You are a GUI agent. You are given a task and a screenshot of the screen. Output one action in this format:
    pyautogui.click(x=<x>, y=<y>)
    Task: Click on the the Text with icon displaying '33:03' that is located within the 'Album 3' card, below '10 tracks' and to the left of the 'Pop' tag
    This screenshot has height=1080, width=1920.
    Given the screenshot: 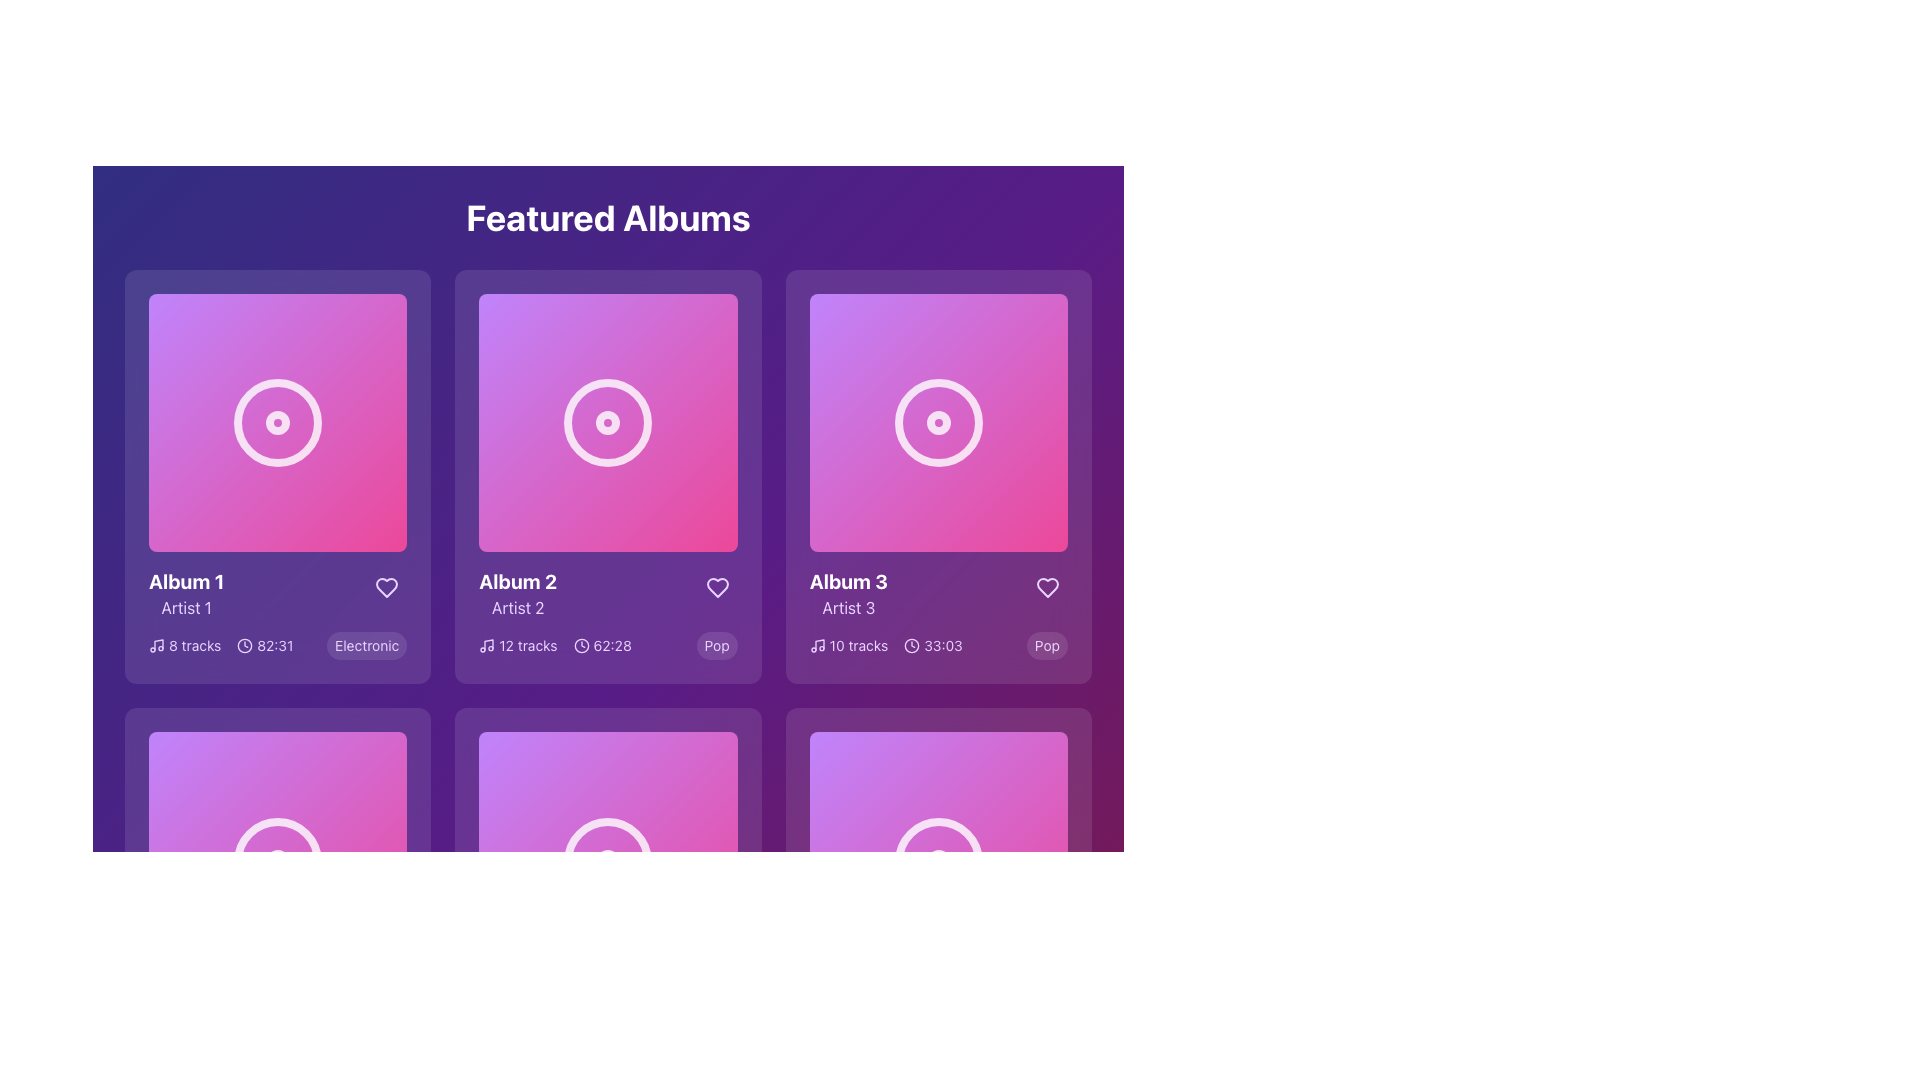 What is the action you would take?
    pyautogui.click(x=932, y=646)
    